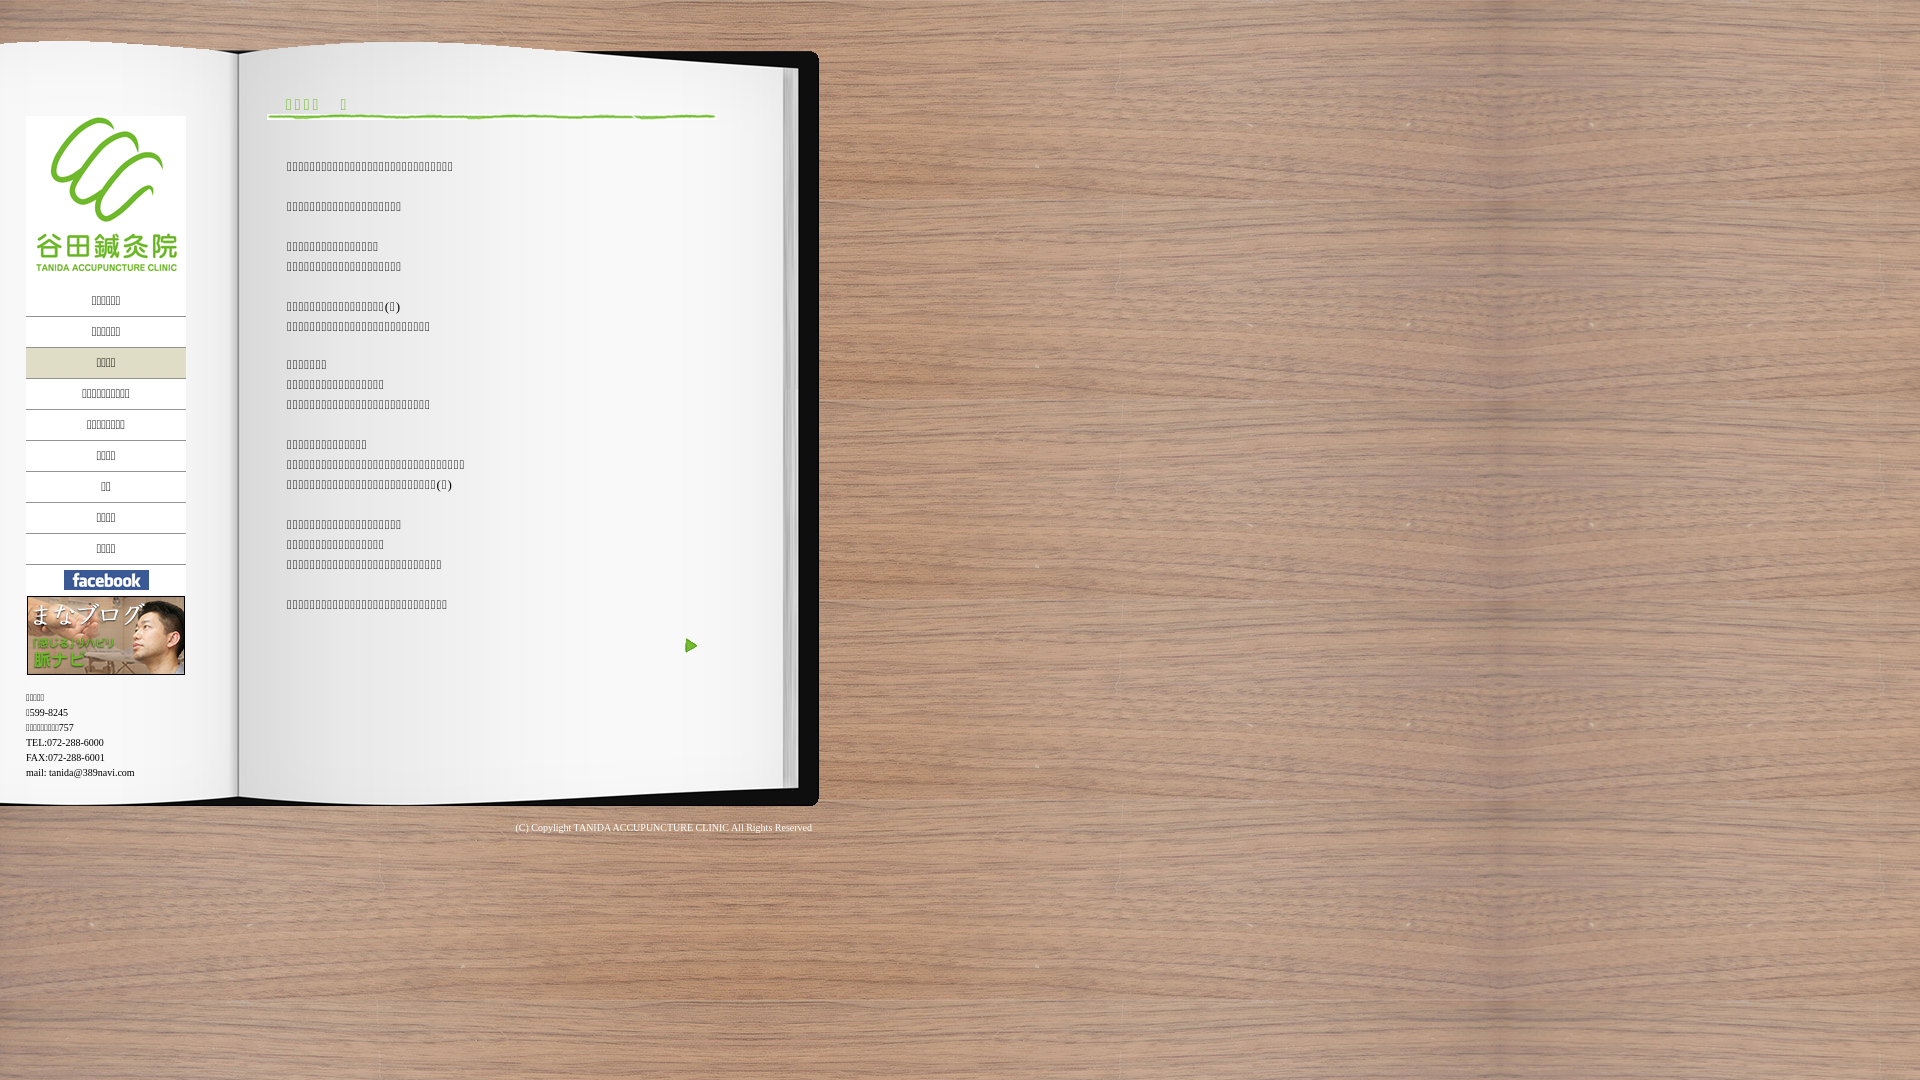 The image size is (1920, 1080). I want to click on 'tanida@389navi.com', so click(48, 771).